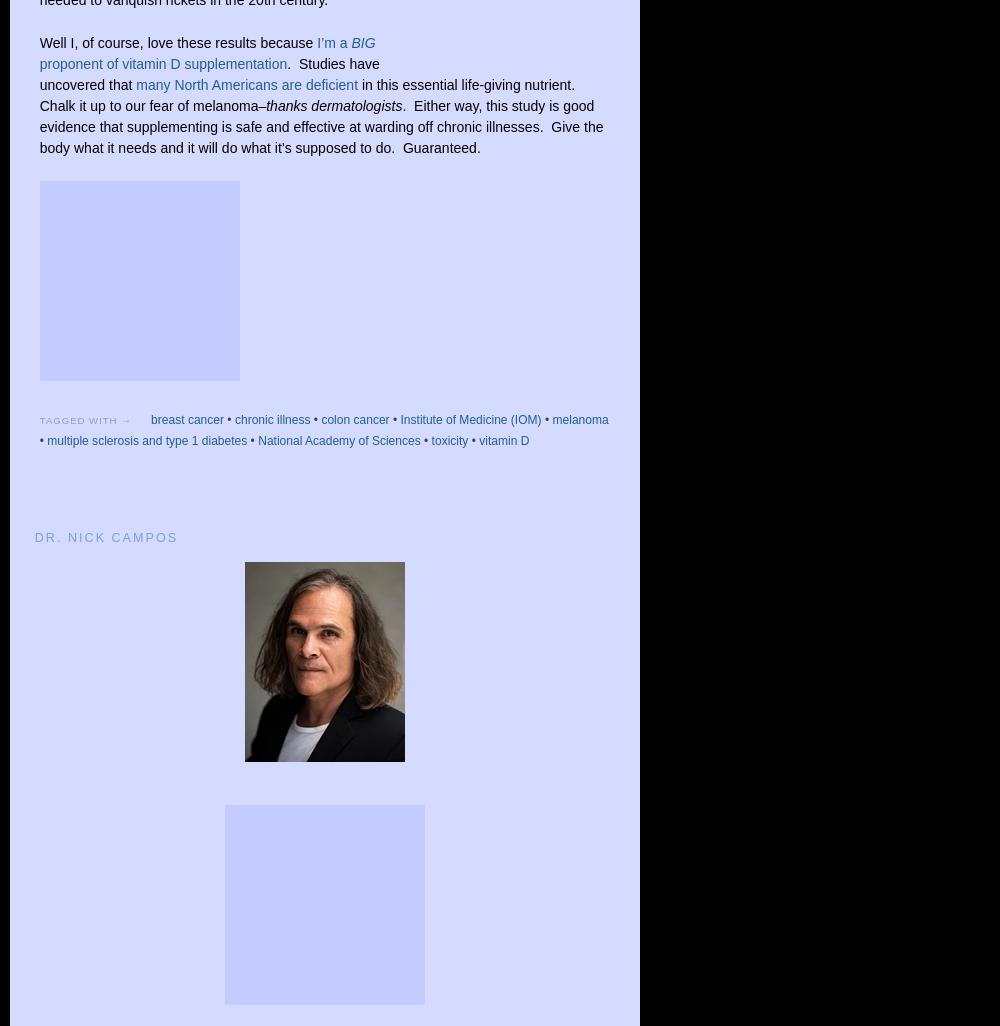 This screenshot has width=1000, height=1026. I want to click on 'BIG', so click(350, 41).